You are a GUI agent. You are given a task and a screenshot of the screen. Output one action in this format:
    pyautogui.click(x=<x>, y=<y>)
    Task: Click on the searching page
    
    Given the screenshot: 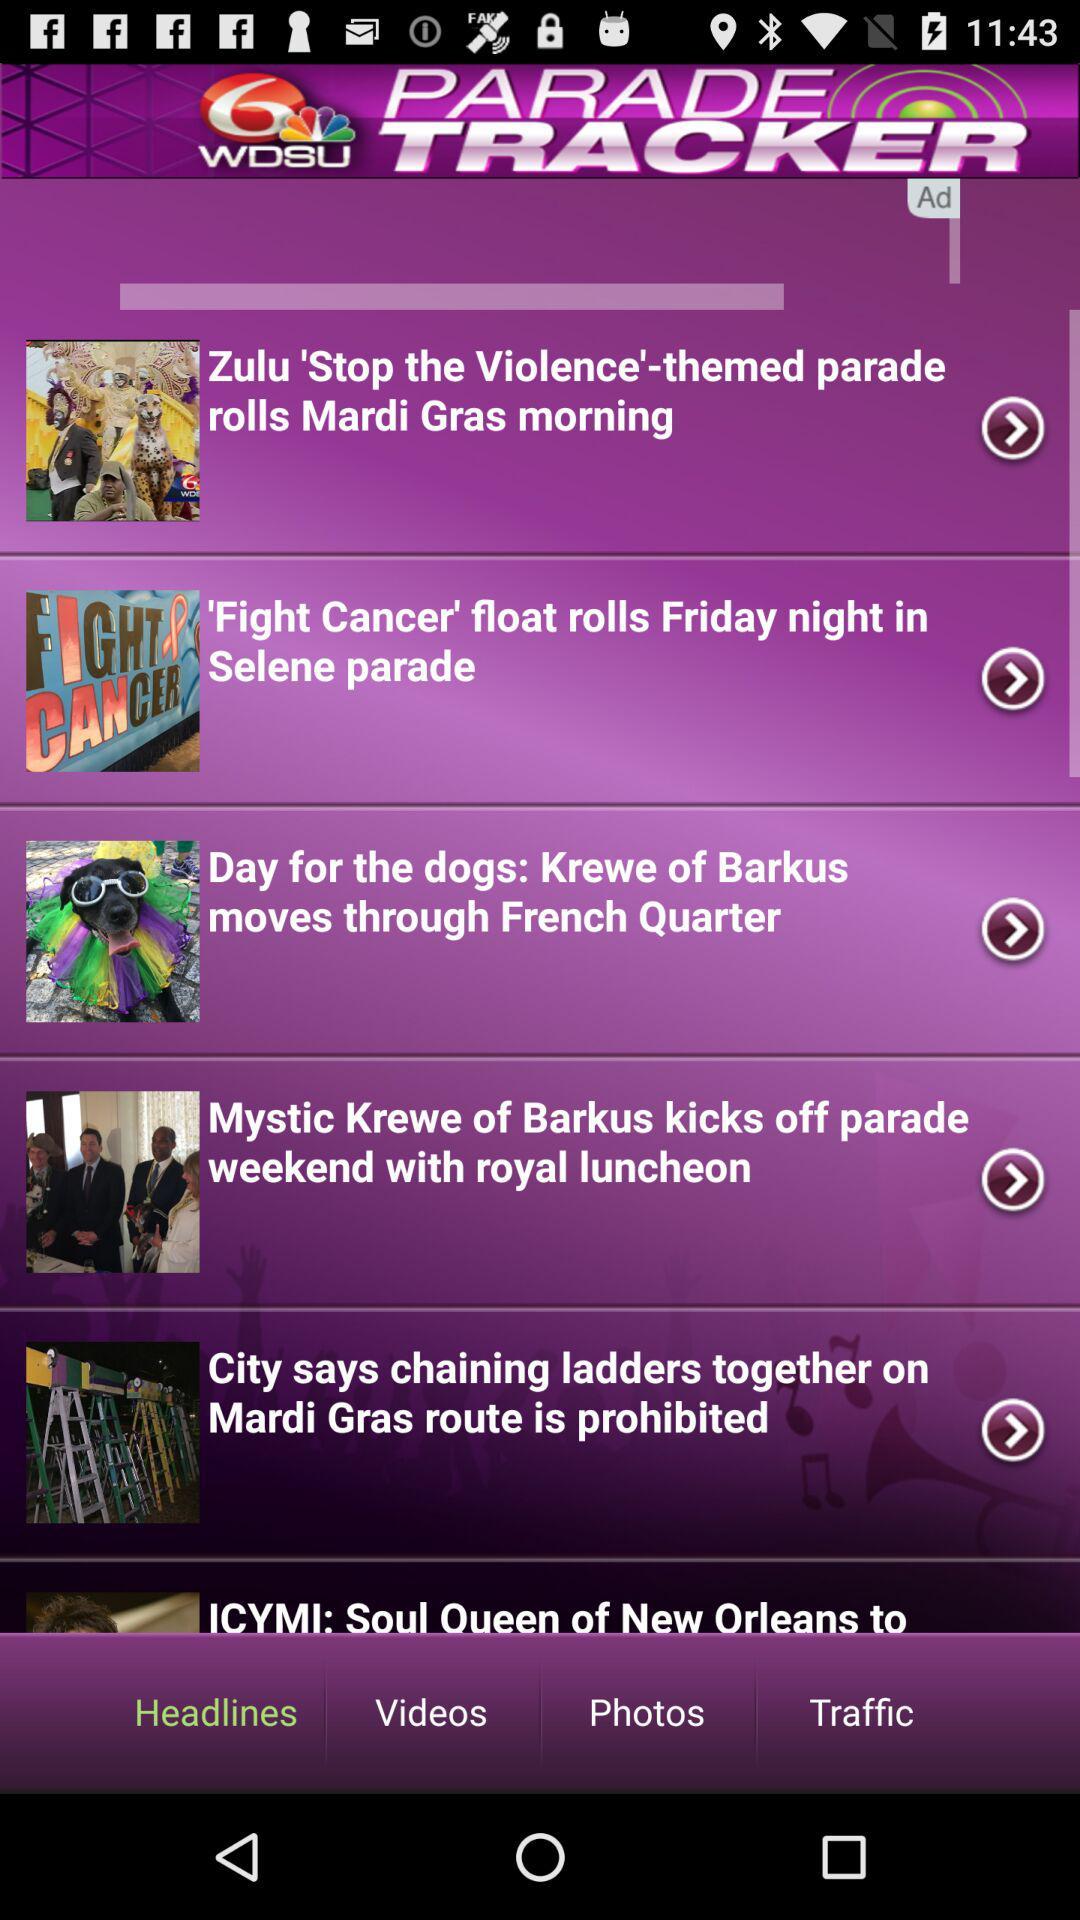 What is the action you would take?
    pyautogui.click(x=540, y=243)
    